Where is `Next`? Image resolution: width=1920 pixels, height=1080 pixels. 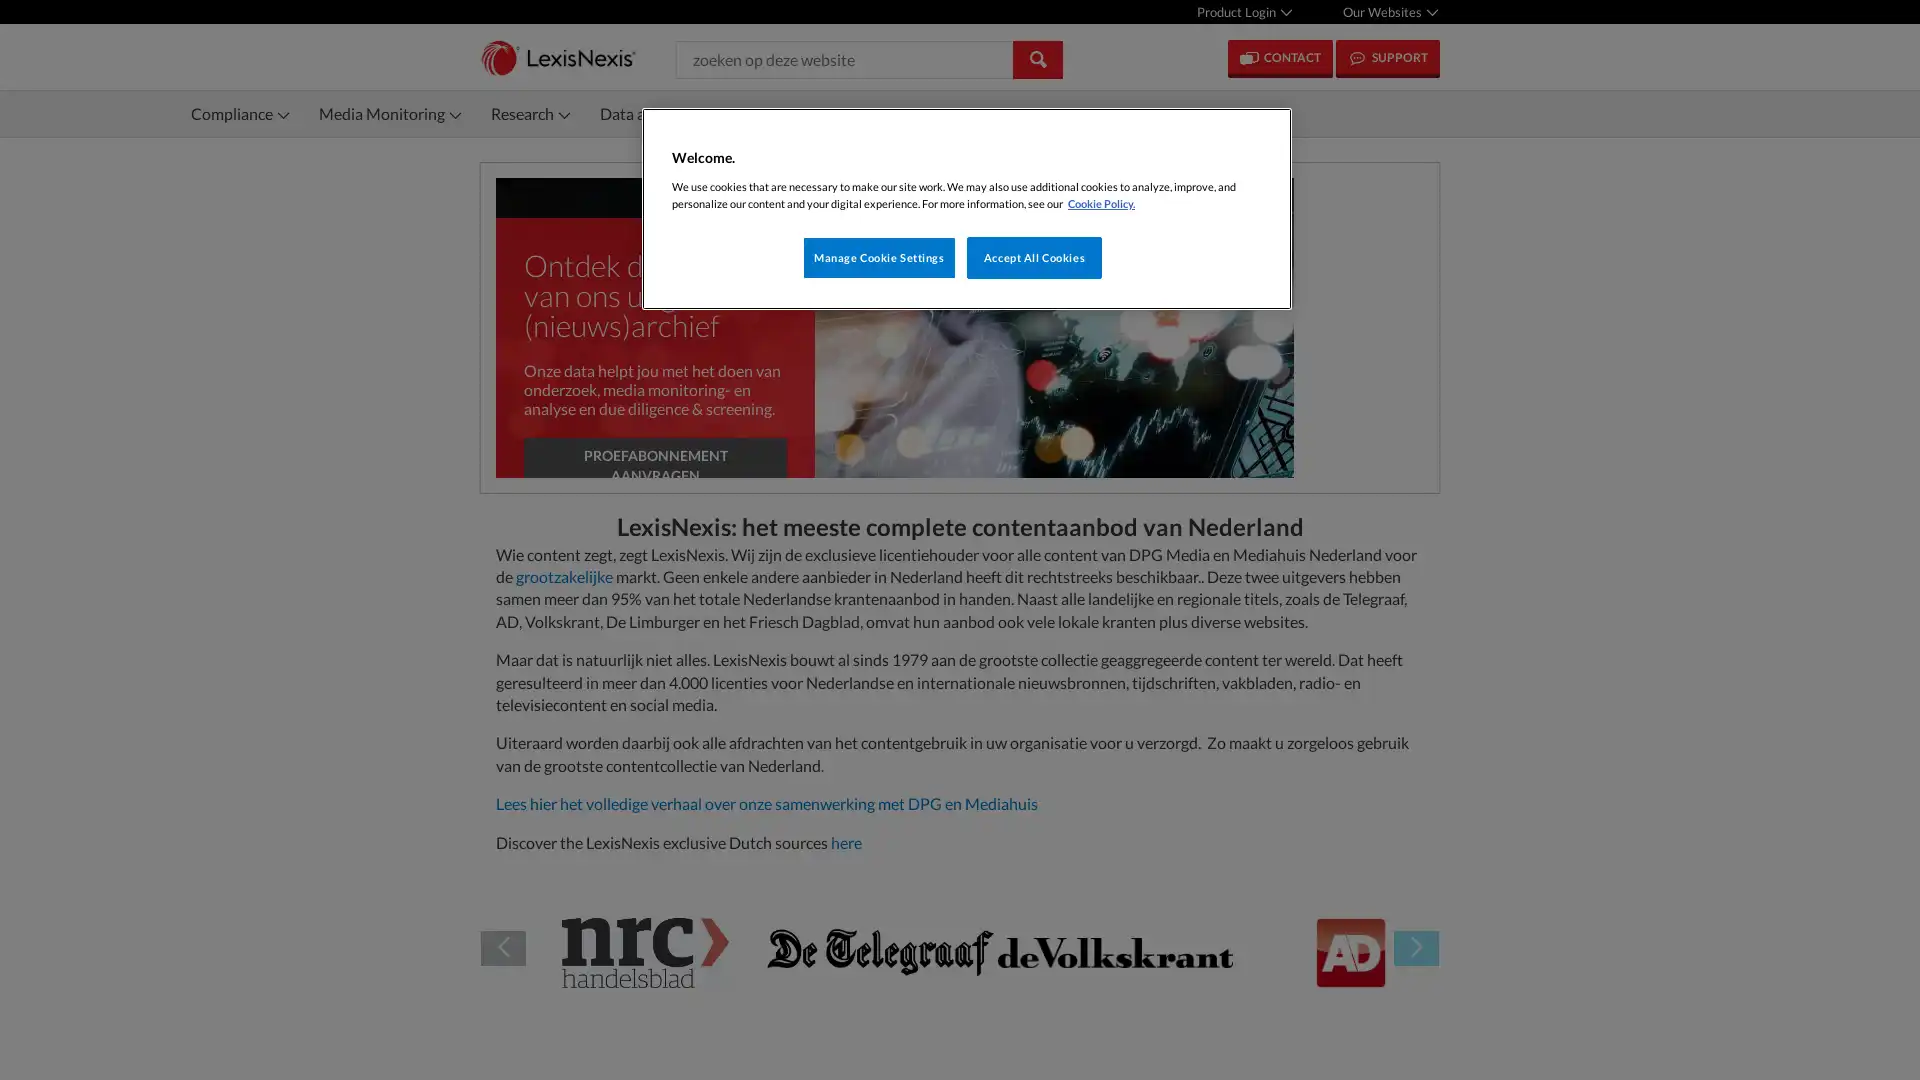
Next is located at coordinates (1415, 997).